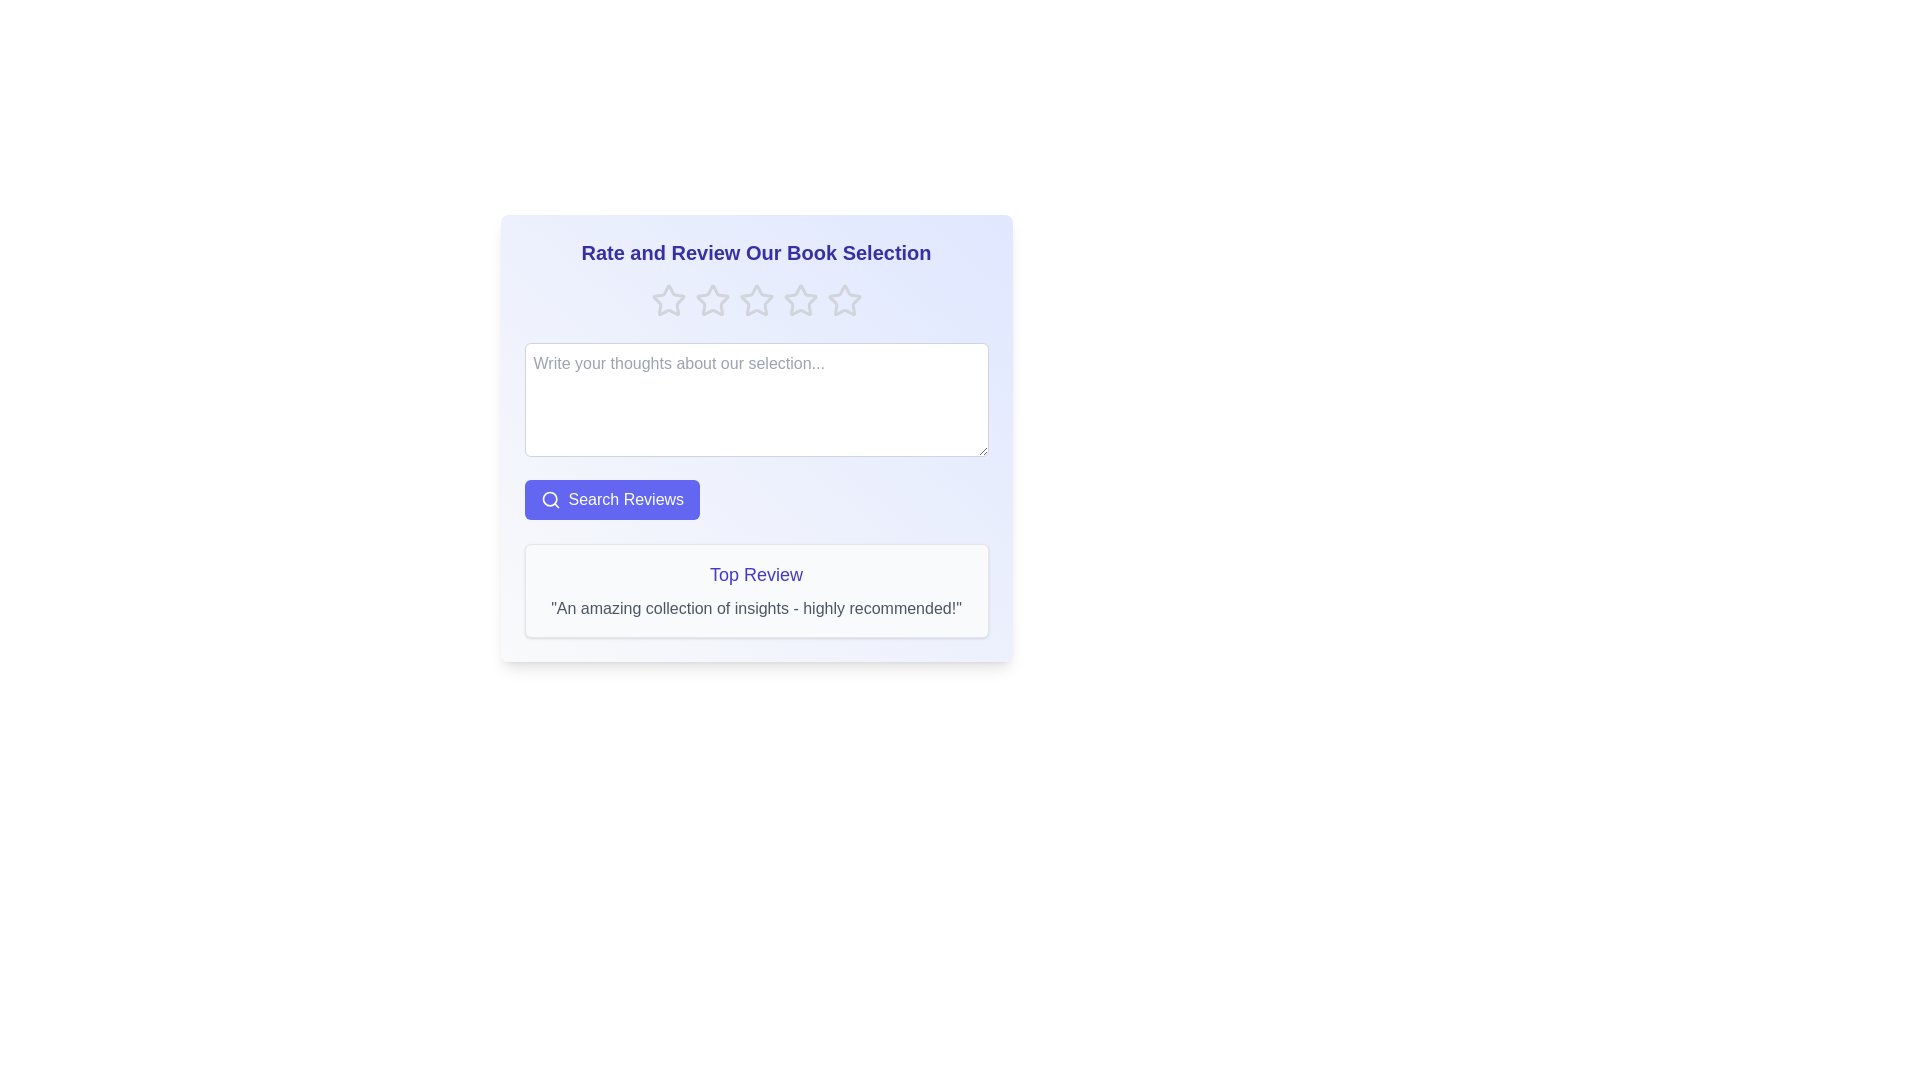  I want to click on the rating to 1 stars by clicking the corresponding star, so click(668, 300).